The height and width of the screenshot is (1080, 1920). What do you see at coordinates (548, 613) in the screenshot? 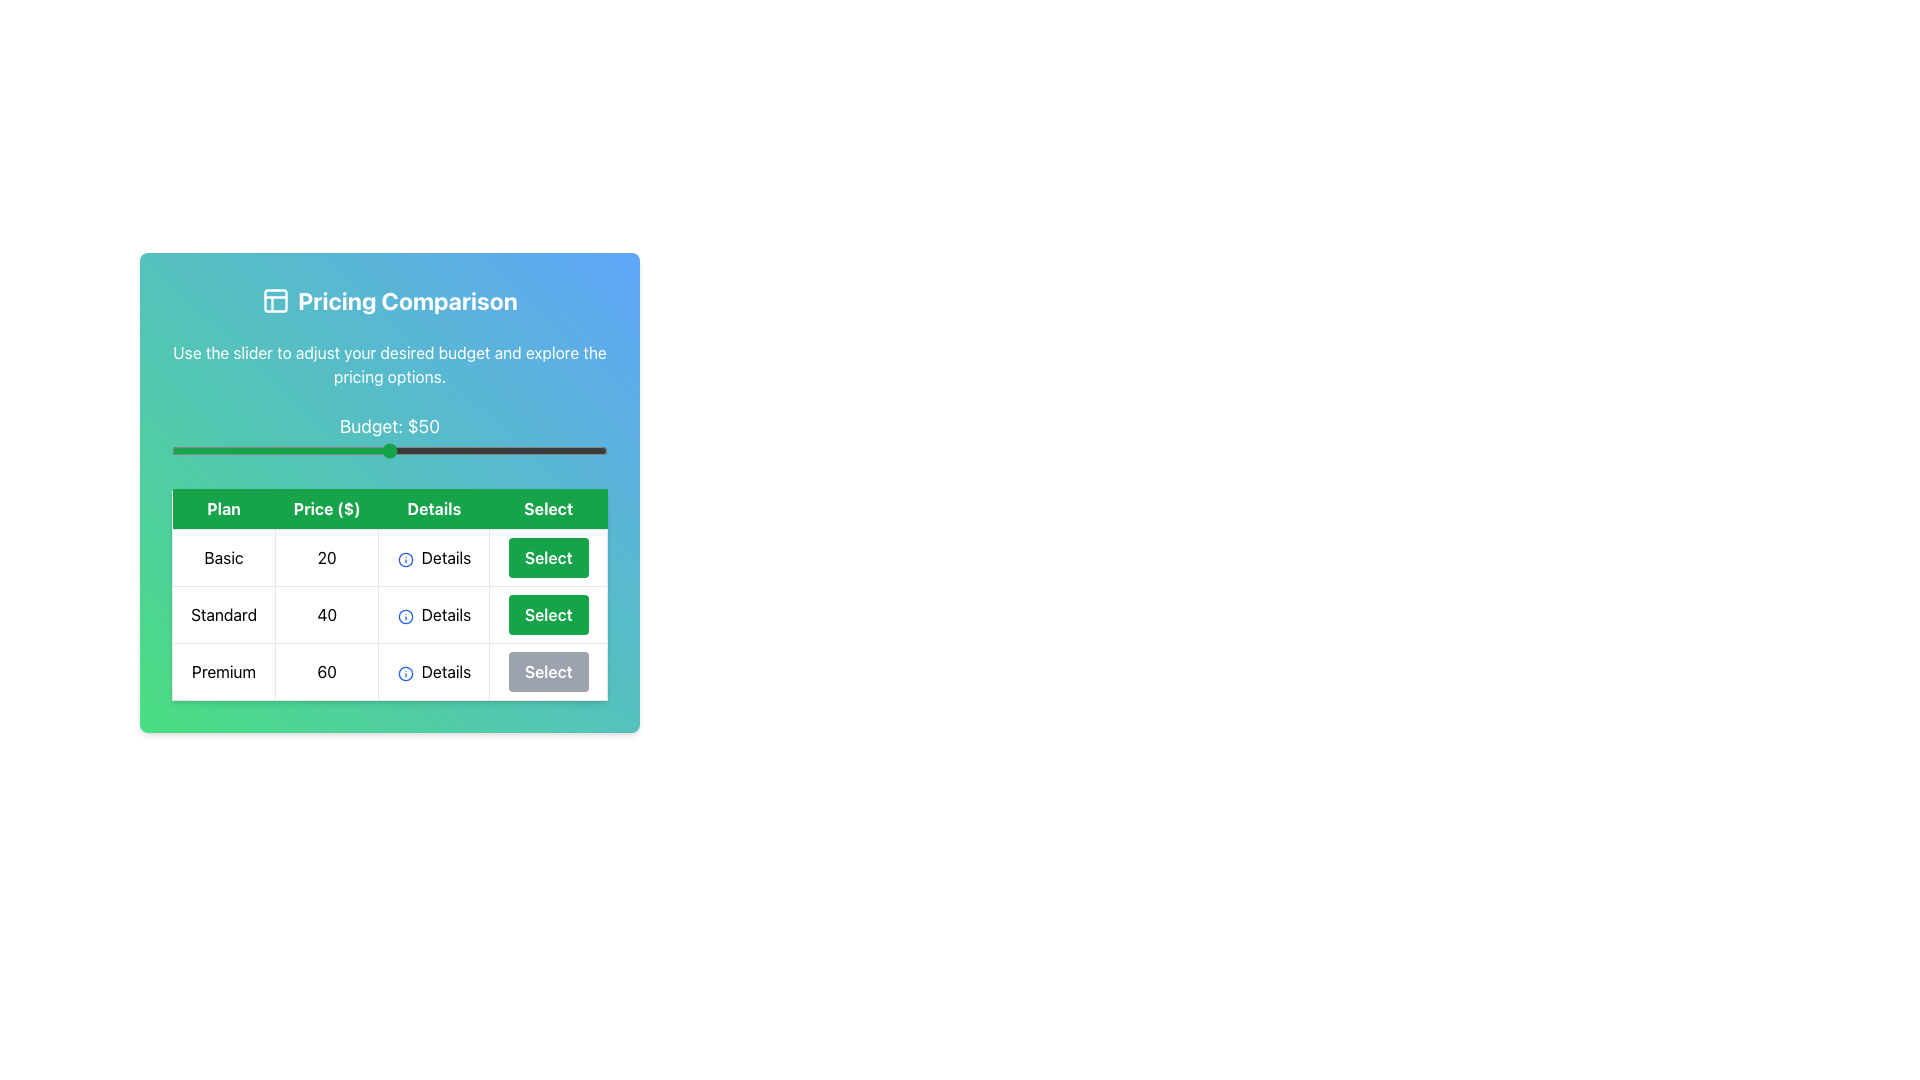
I see `the 'Select' button located in the second row under the 'Select' column of the pricing comparison table` at bounding box center [548, 613].